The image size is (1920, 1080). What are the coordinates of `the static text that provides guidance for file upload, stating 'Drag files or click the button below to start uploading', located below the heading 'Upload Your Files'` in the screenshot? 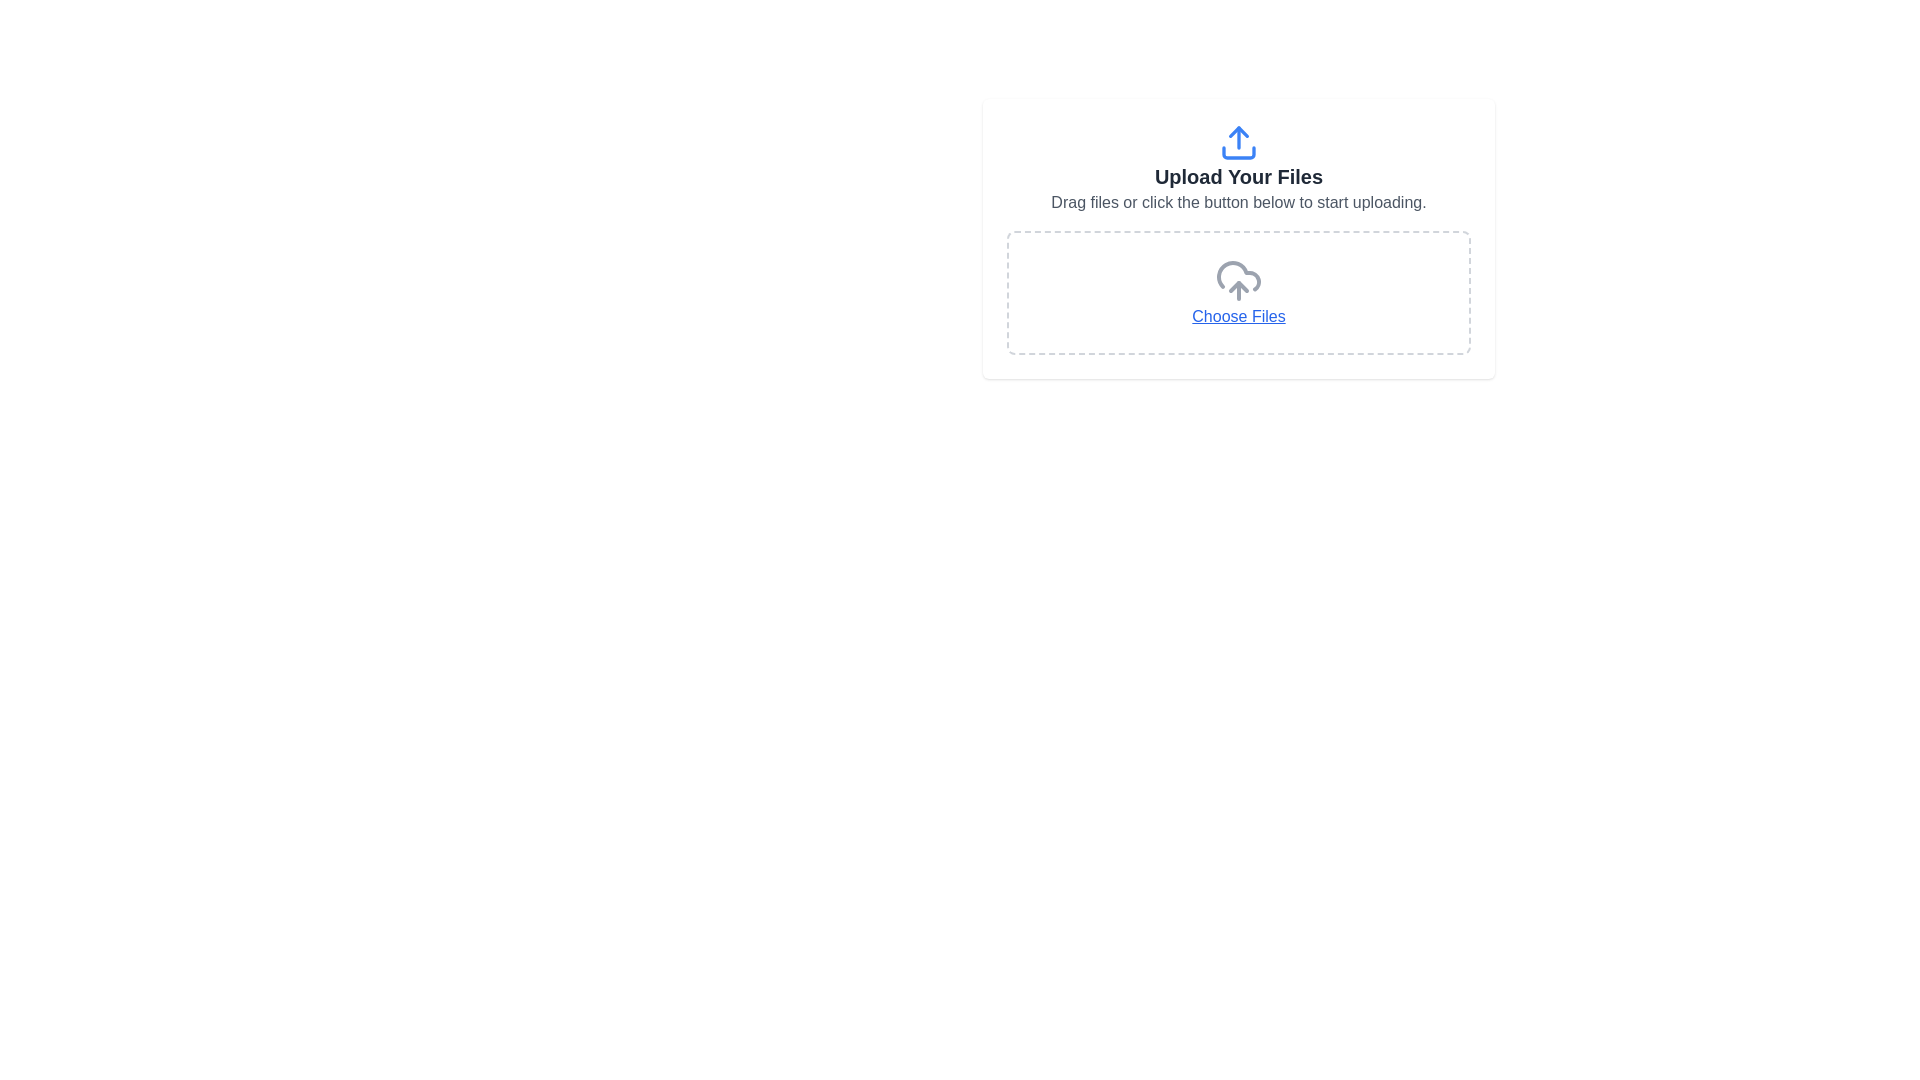 It's located at (1237, 203).